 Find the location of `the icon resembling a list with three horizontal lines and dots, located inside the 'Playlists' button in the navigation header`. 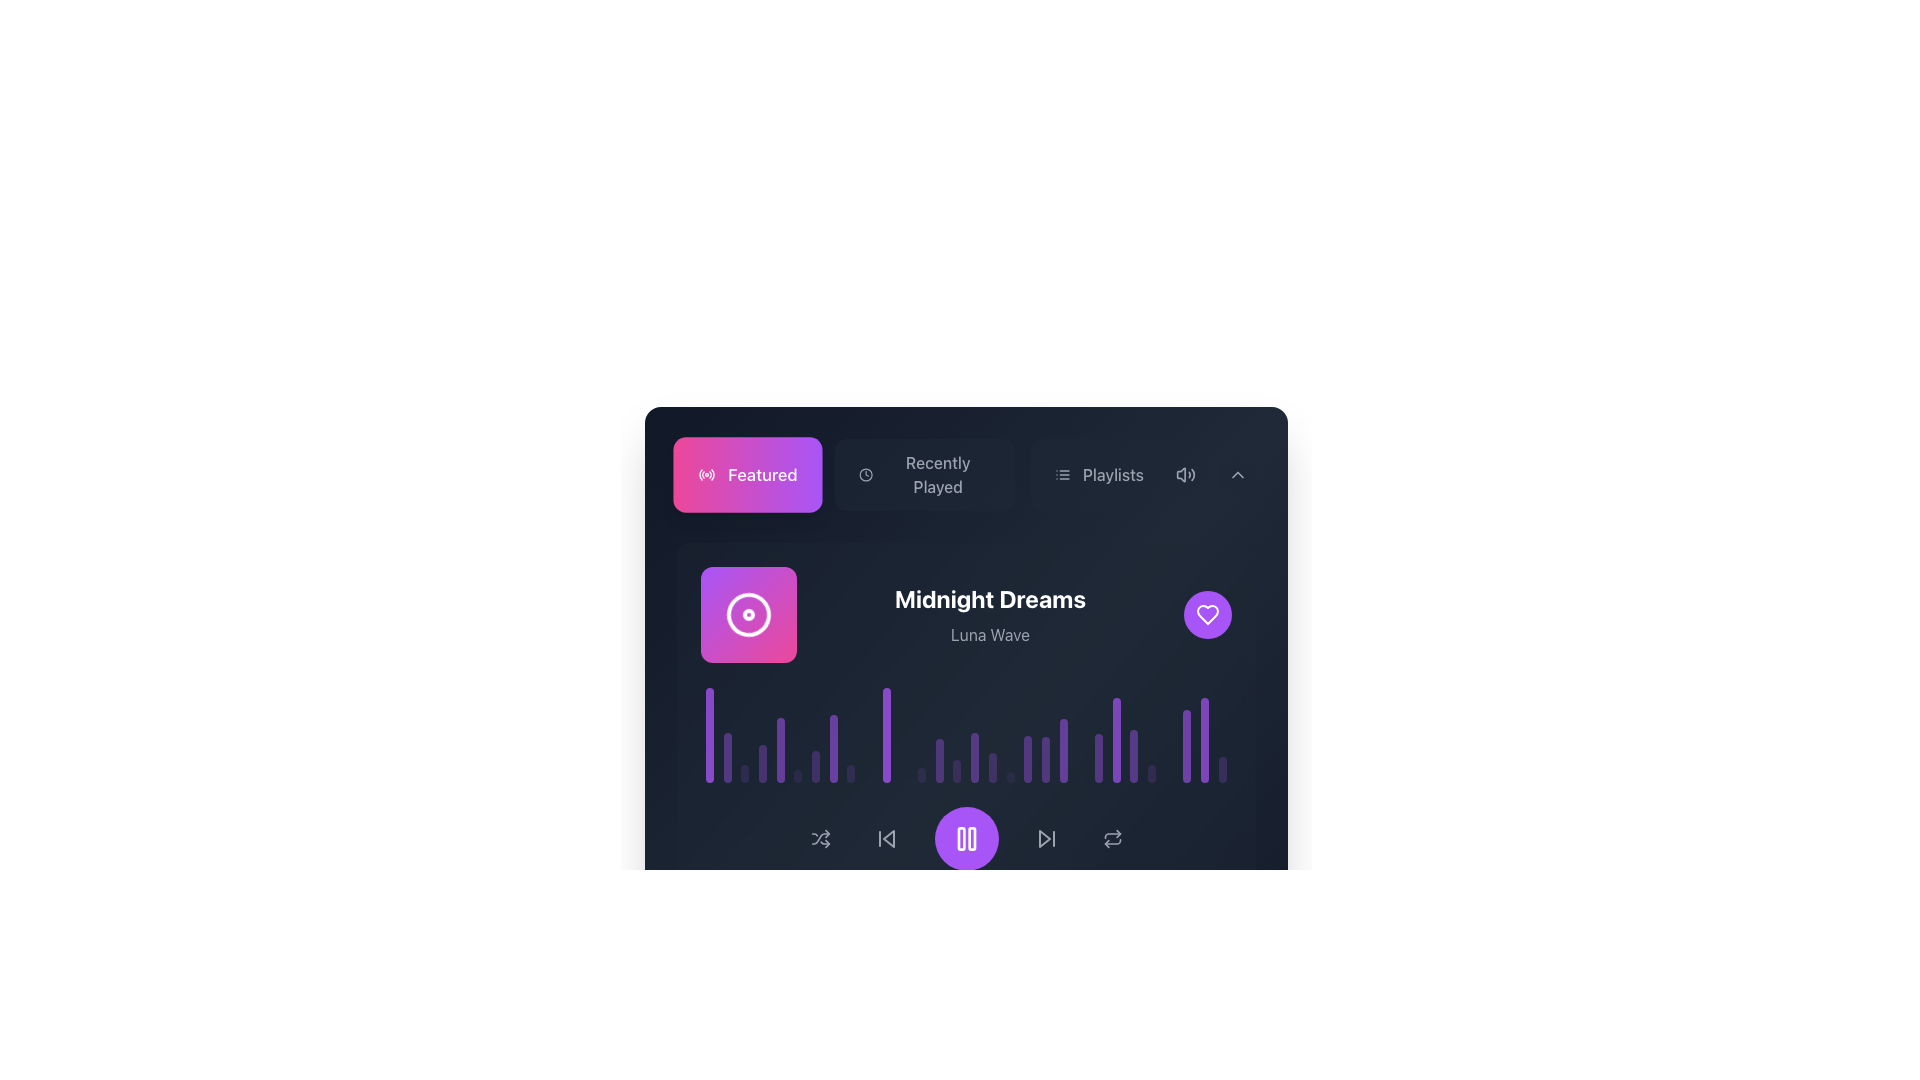

the icon resembling a list with three horizontal lines and dots, located inside the 'Playlists' button in the navigation header is located at coordinates (1061, 474).